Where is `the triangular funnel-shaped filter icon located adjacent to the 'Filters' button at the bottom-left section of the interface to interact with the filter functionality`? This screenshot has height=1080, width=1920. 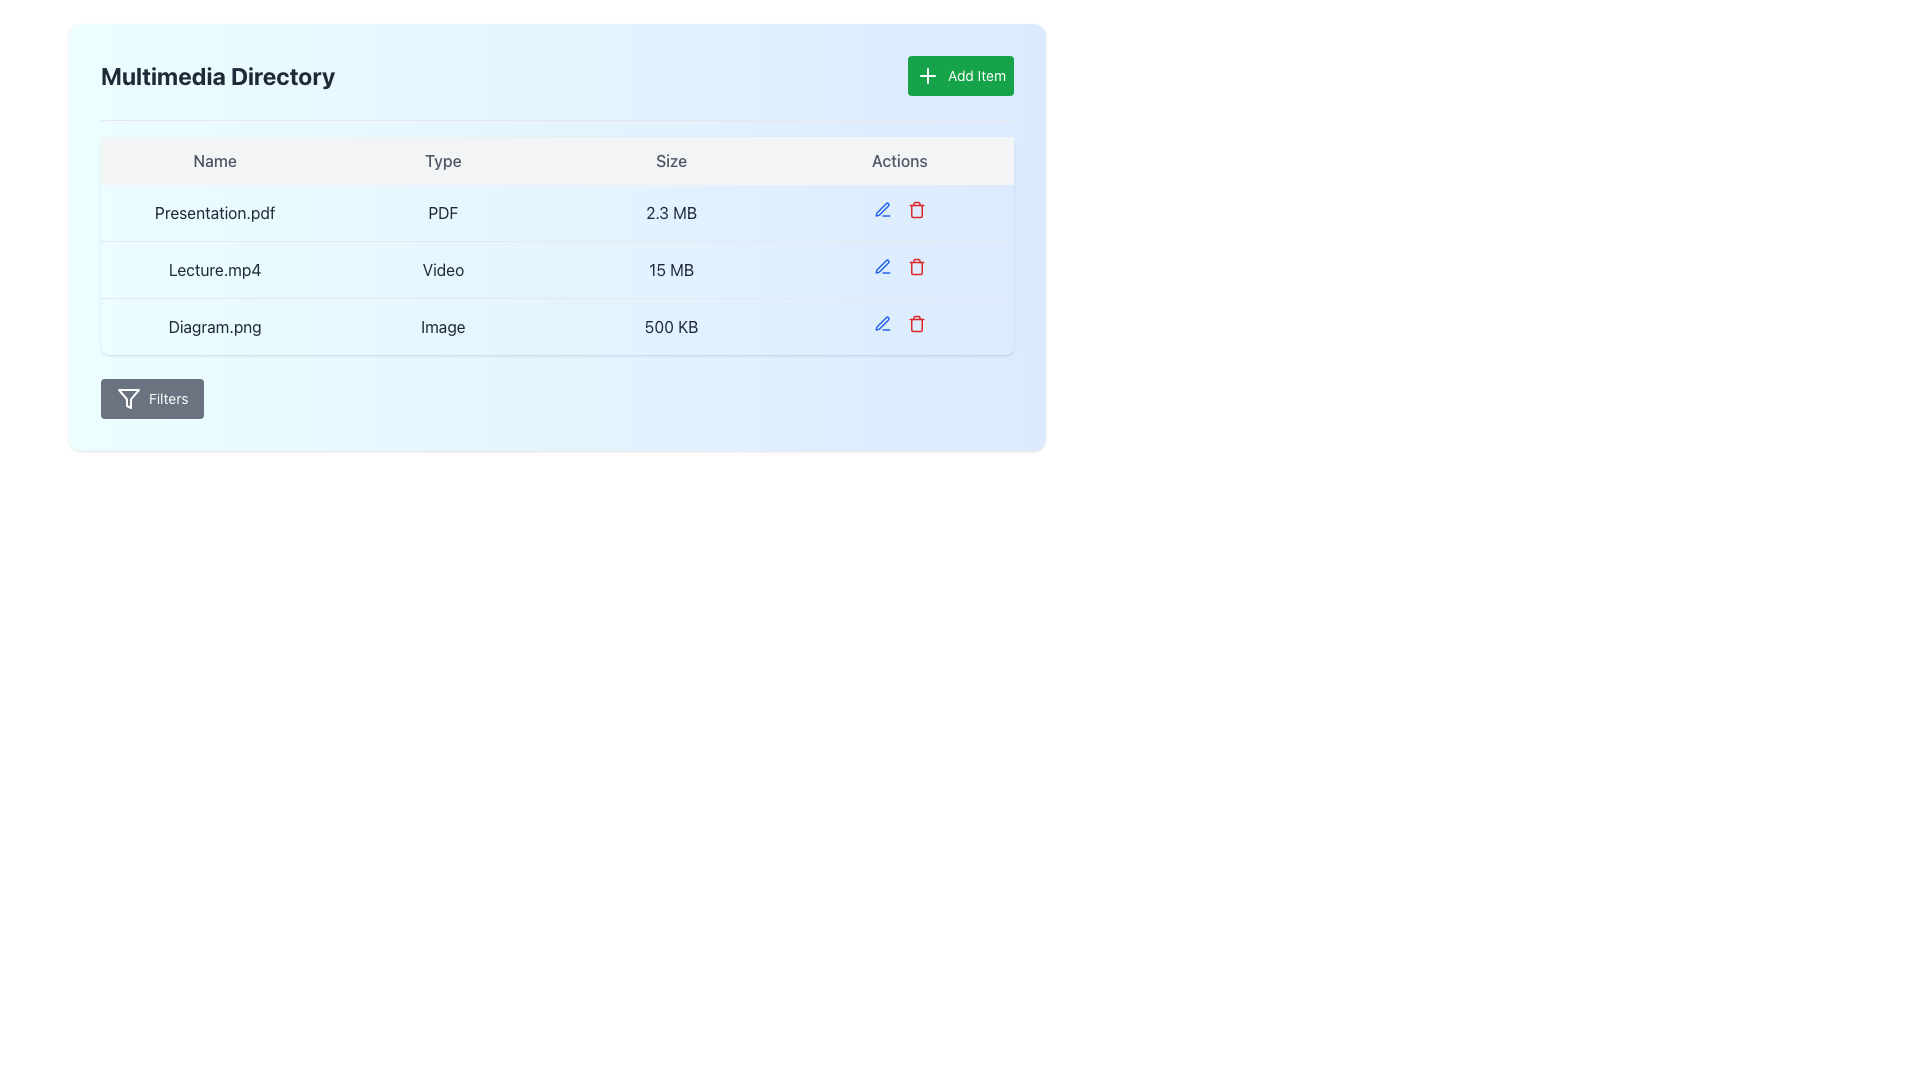
the triangular funnel-shaped filter icon located adjacent to the 'Filters' button at the bottom-left section of the interface to interact with the filter functionality is located at coordinates (128, 398).